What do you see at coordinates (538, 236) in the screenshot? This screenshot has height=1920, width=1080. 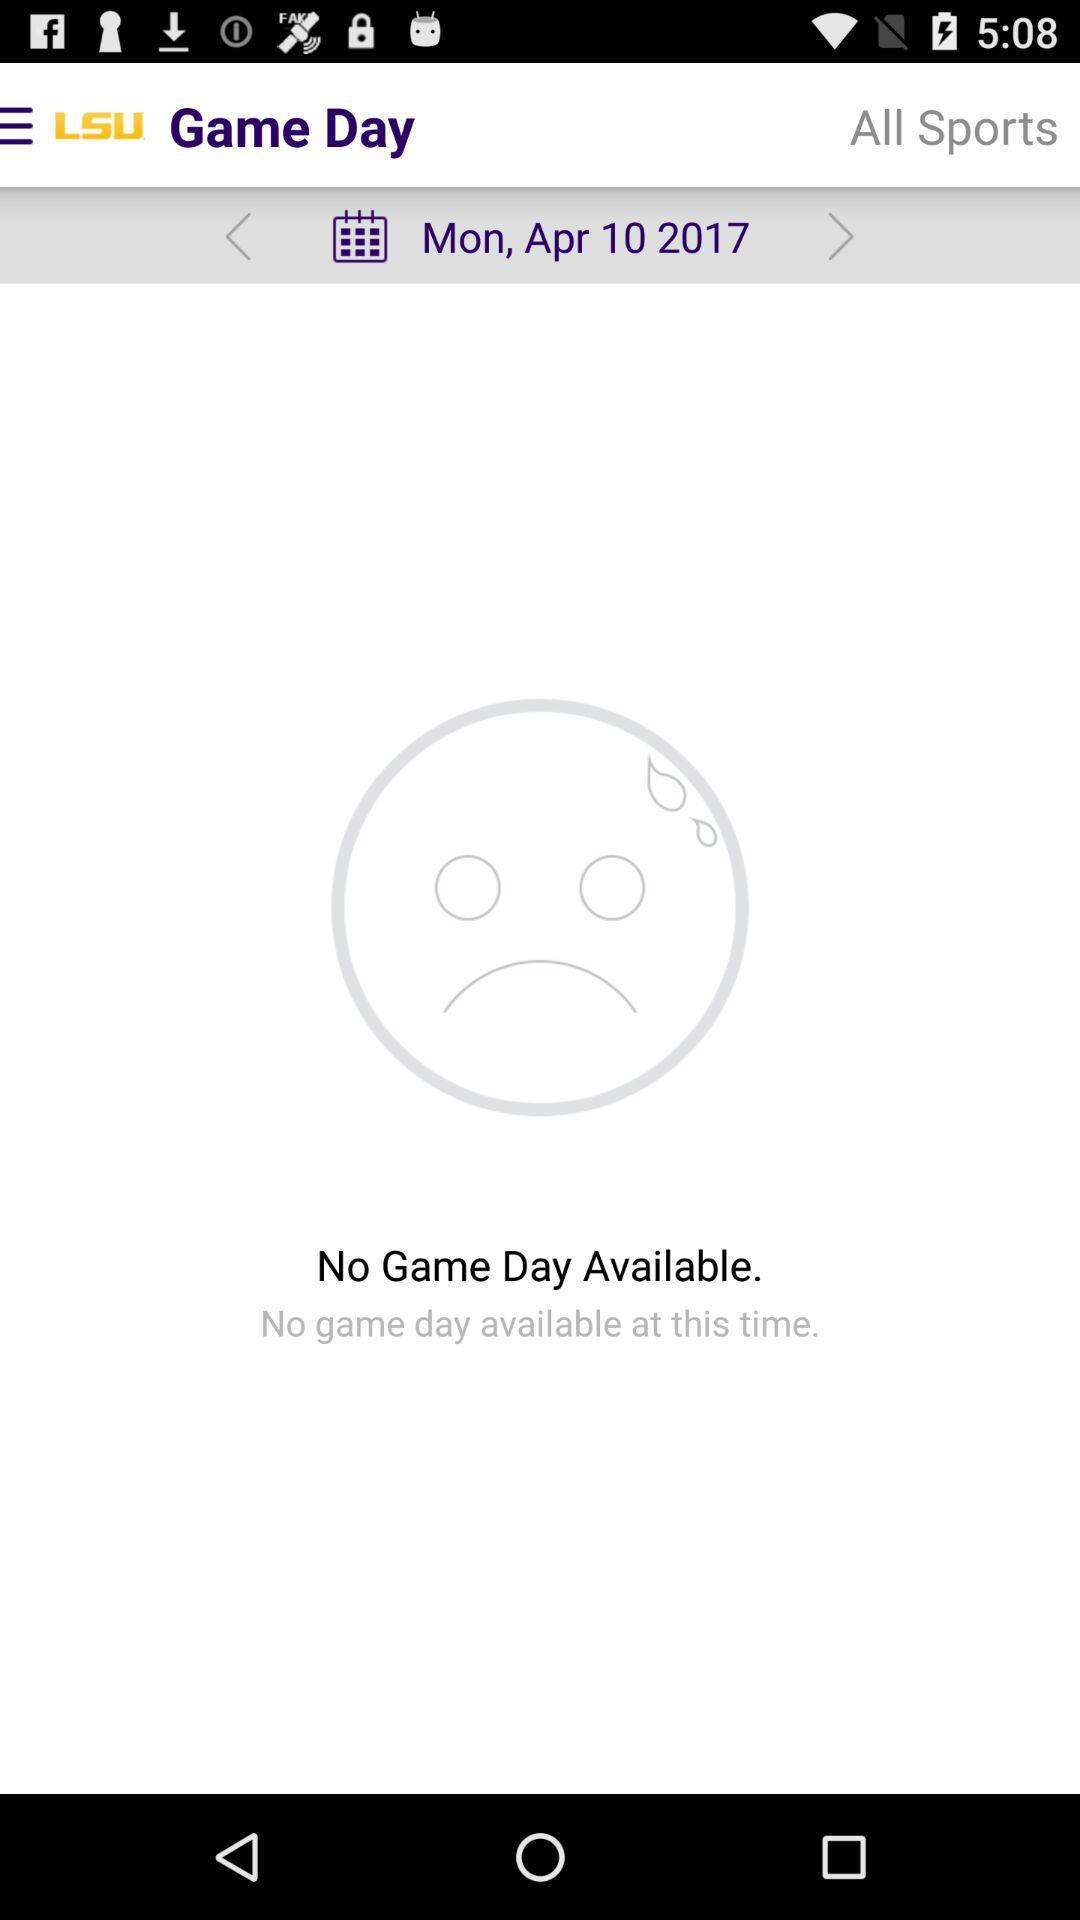 I see `the app at the top` at bounding box center [538, 236].